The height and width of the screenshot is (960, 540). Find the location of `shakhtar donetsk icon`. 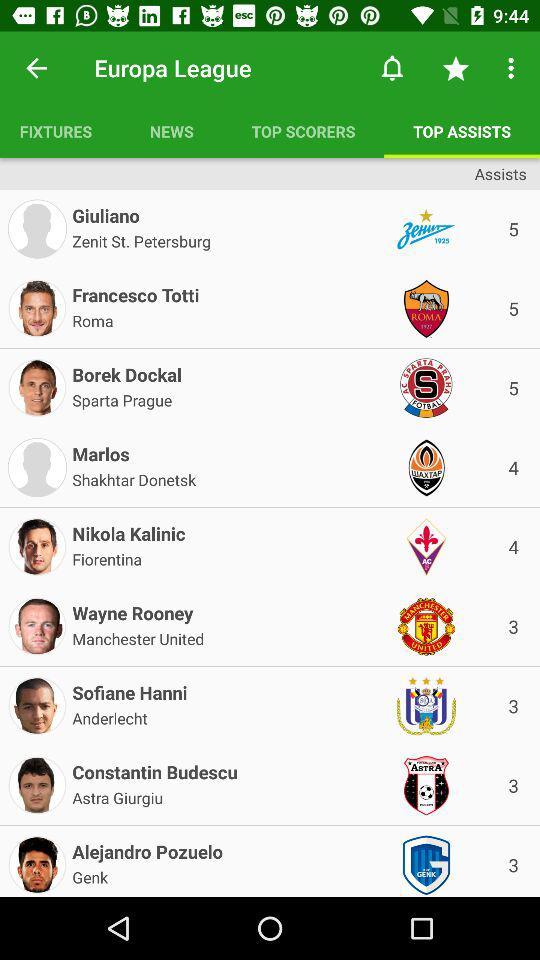

shakhtar donetsk icon is located at coordinates (134, 478).